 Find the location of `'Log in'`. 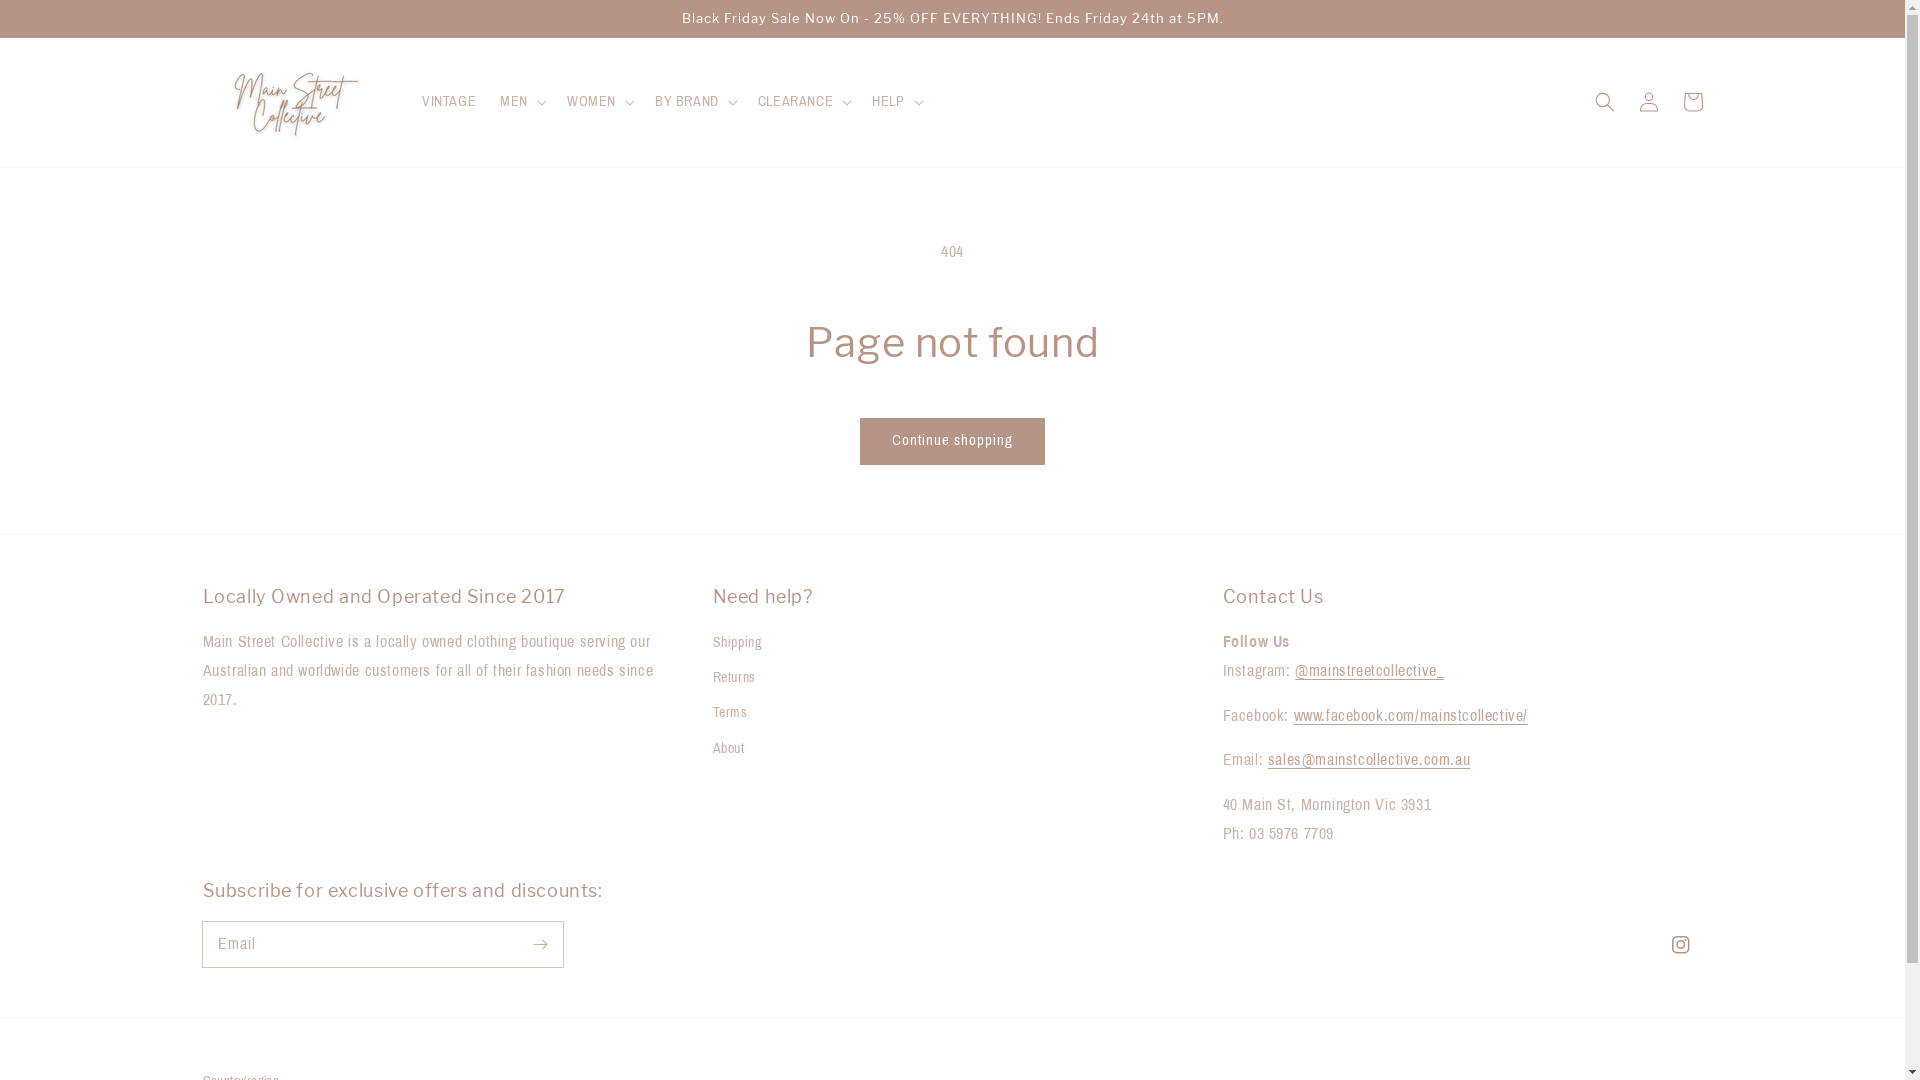

'Log in' is located at coordinates (1647, 101).